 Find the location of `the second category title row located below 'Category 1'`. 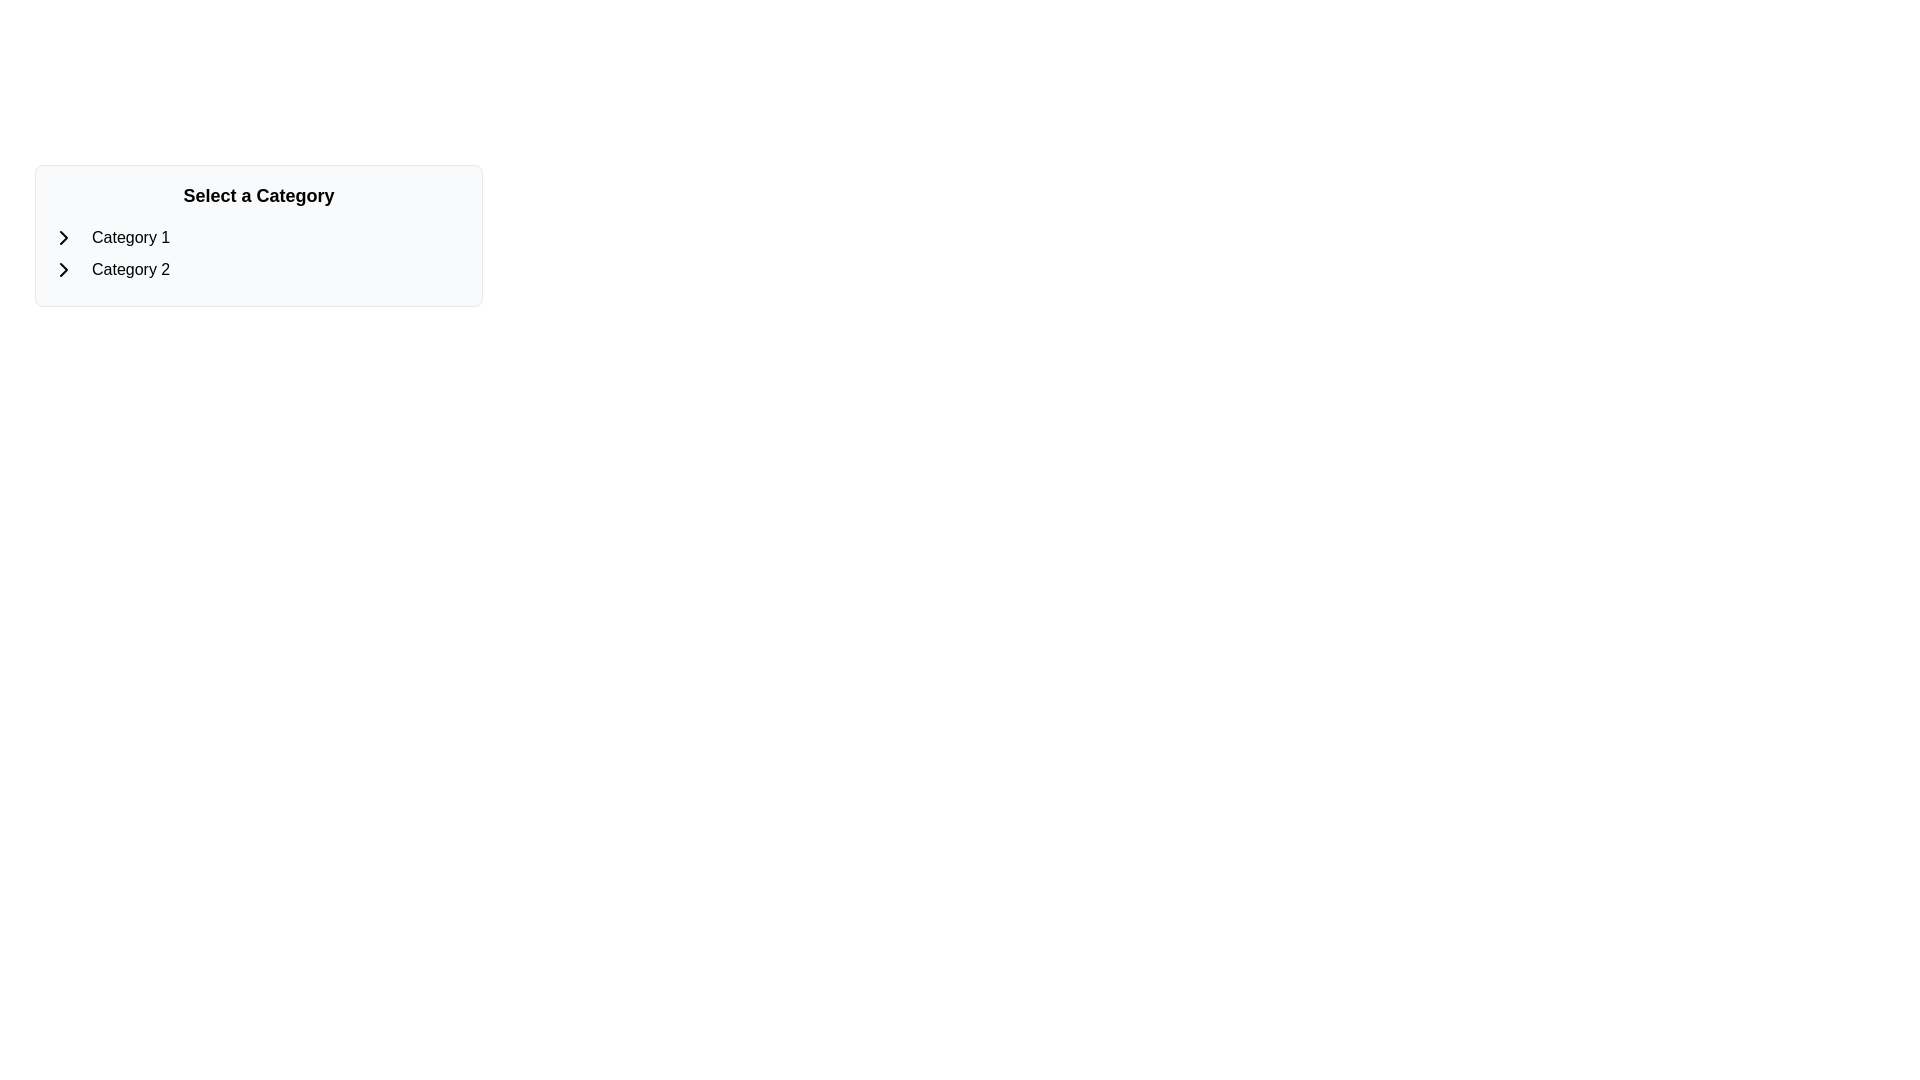

the second category title row located below 'Category 1' is located at coordinates (258, 270).